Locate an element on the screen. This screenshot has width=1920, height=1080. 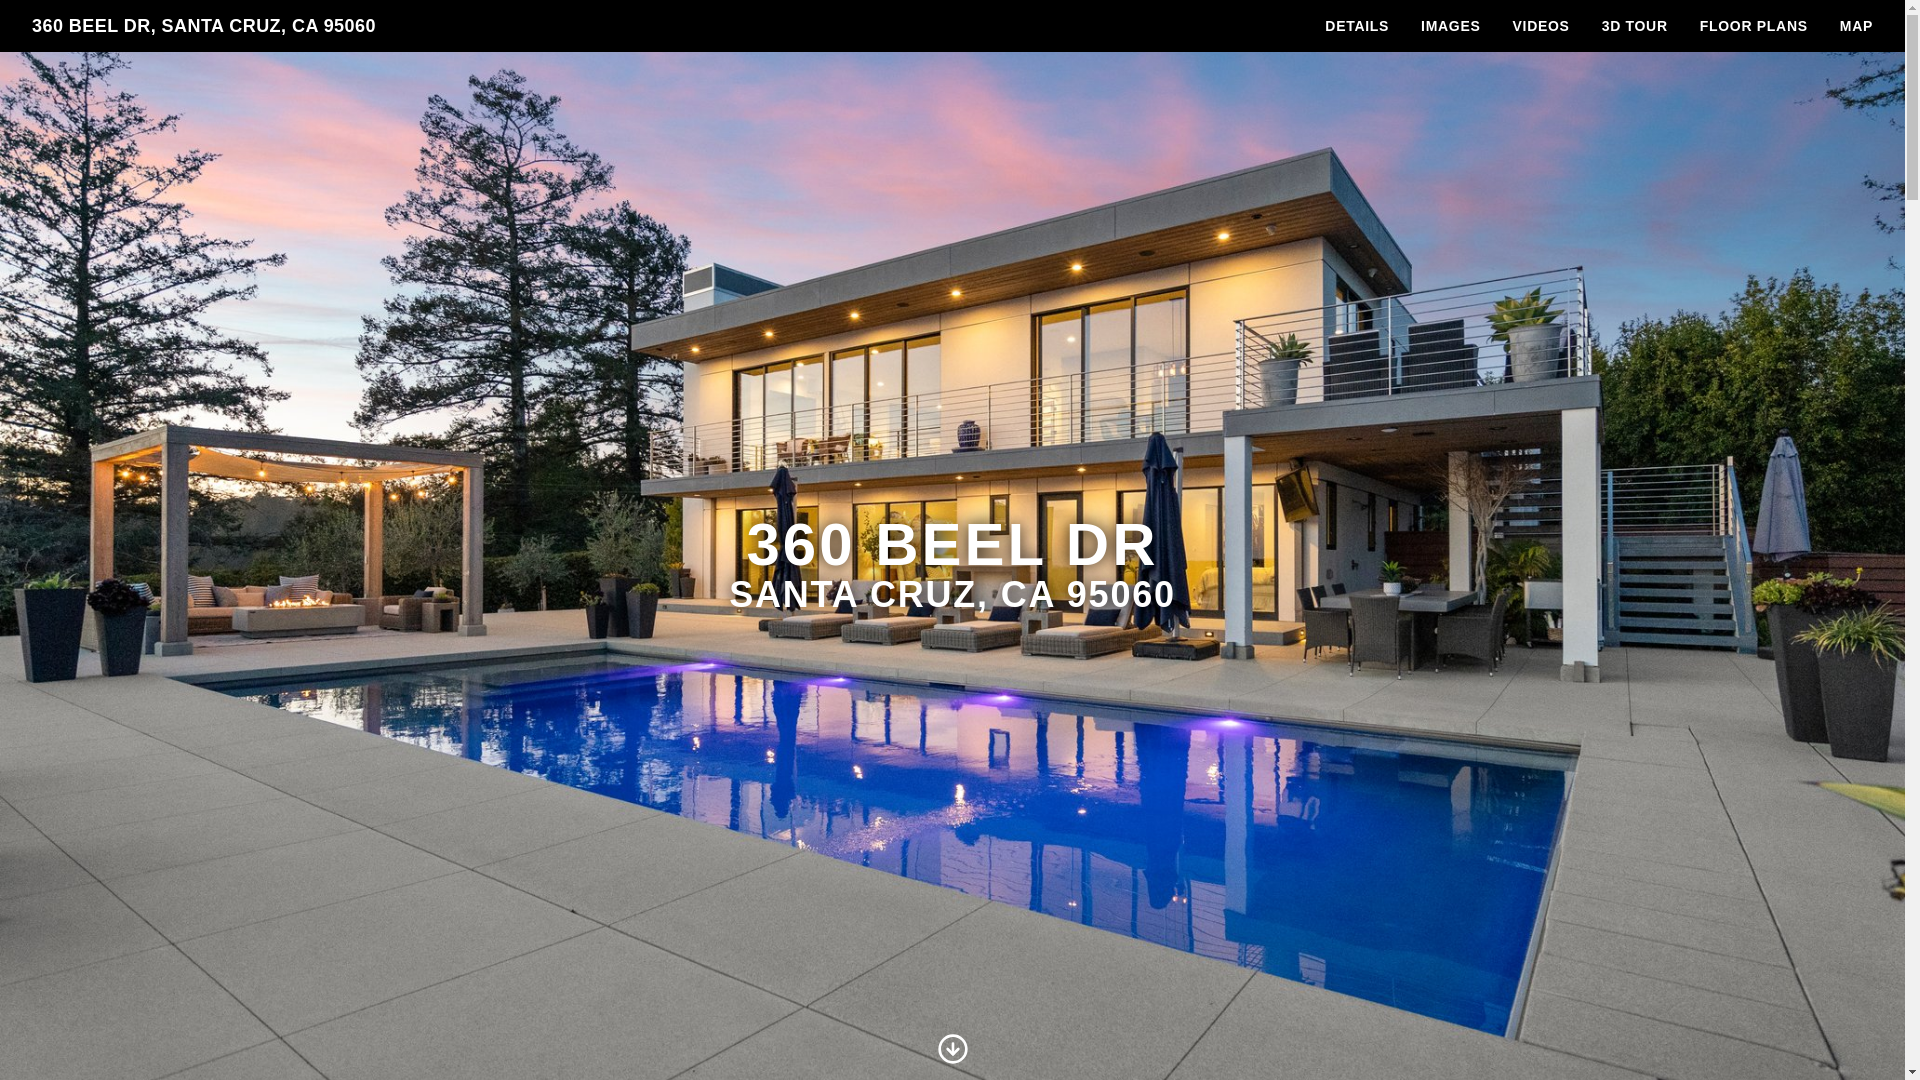
'3D TOUR' is located at coordinates (1584, 26).